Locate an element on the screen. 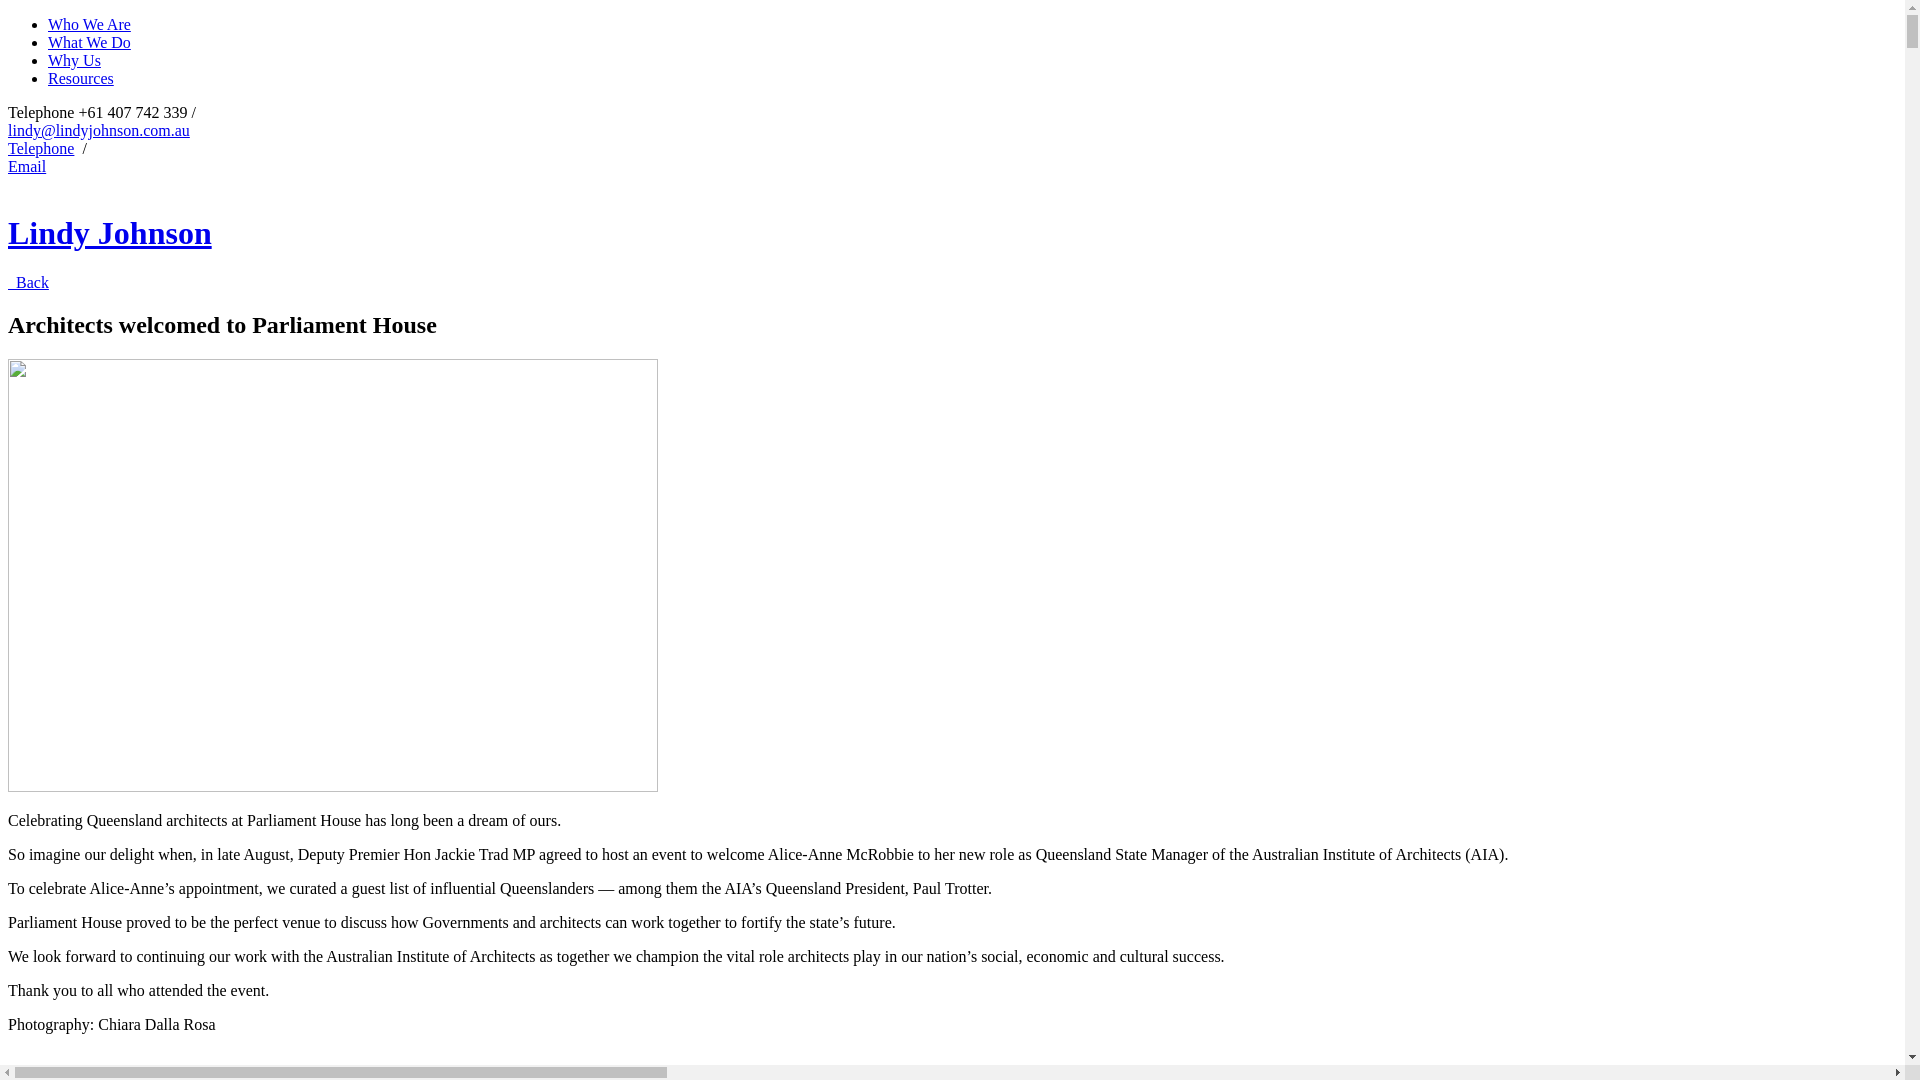 This screenshot has width=1920, height=1080. '  Back' is located at coordinates (28, 282).